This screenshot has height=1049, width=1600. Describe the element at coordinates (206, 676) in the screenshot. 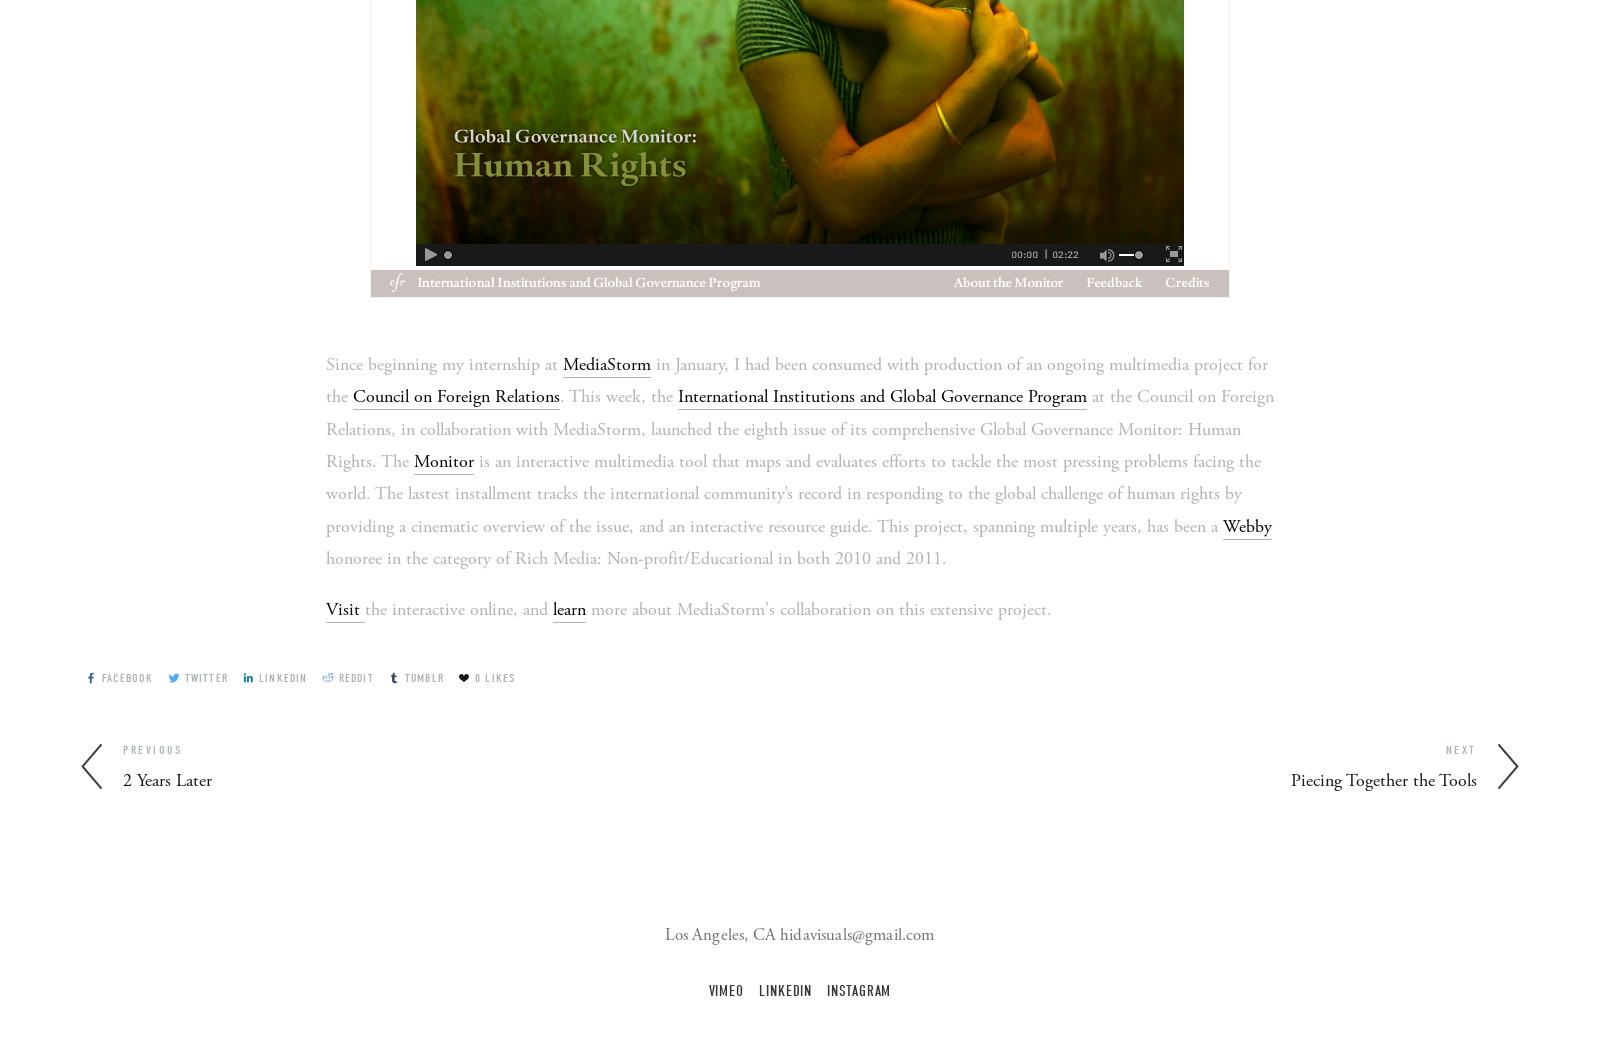

I see `'Twitter'` at that location.